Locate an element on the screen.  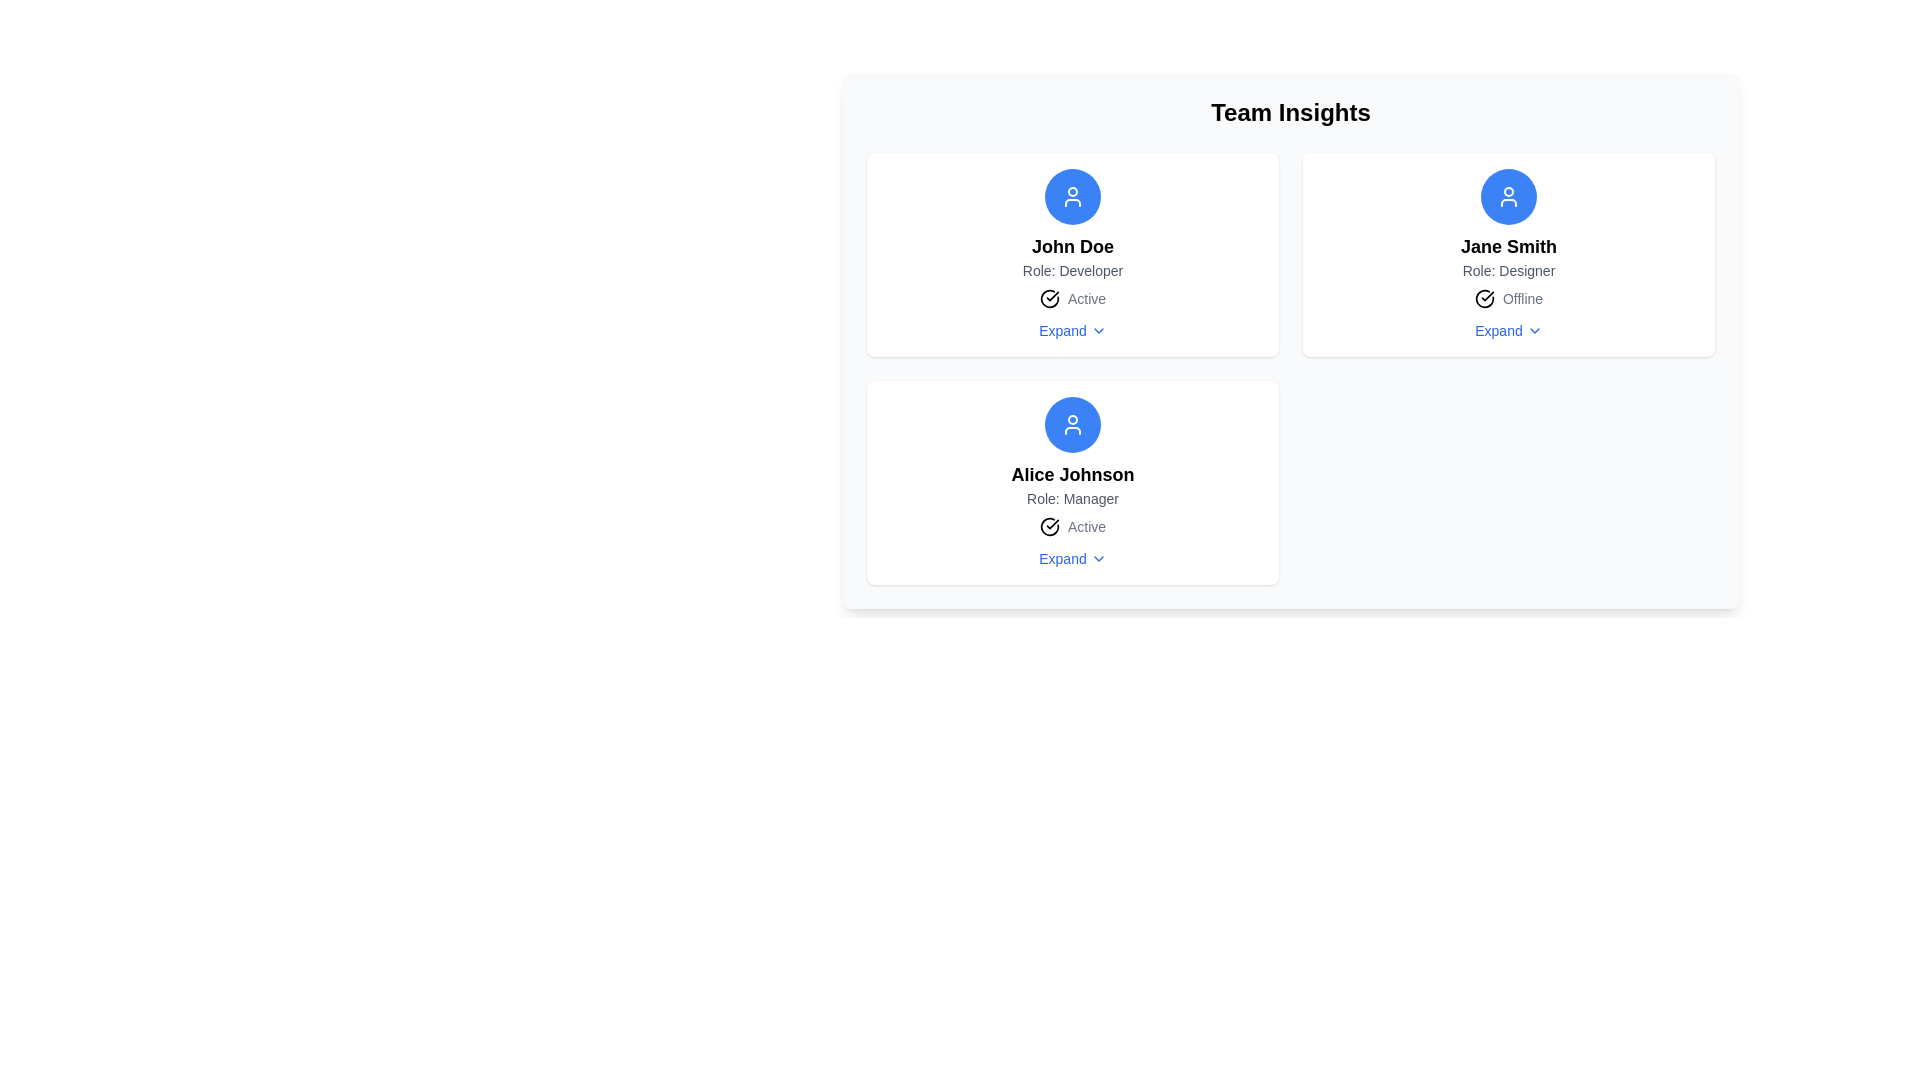
the interactive hyperlink for 'Jane Smith' located beneath the 'Offline' status indicator in the profile card is located at coordinates (1508, 330).